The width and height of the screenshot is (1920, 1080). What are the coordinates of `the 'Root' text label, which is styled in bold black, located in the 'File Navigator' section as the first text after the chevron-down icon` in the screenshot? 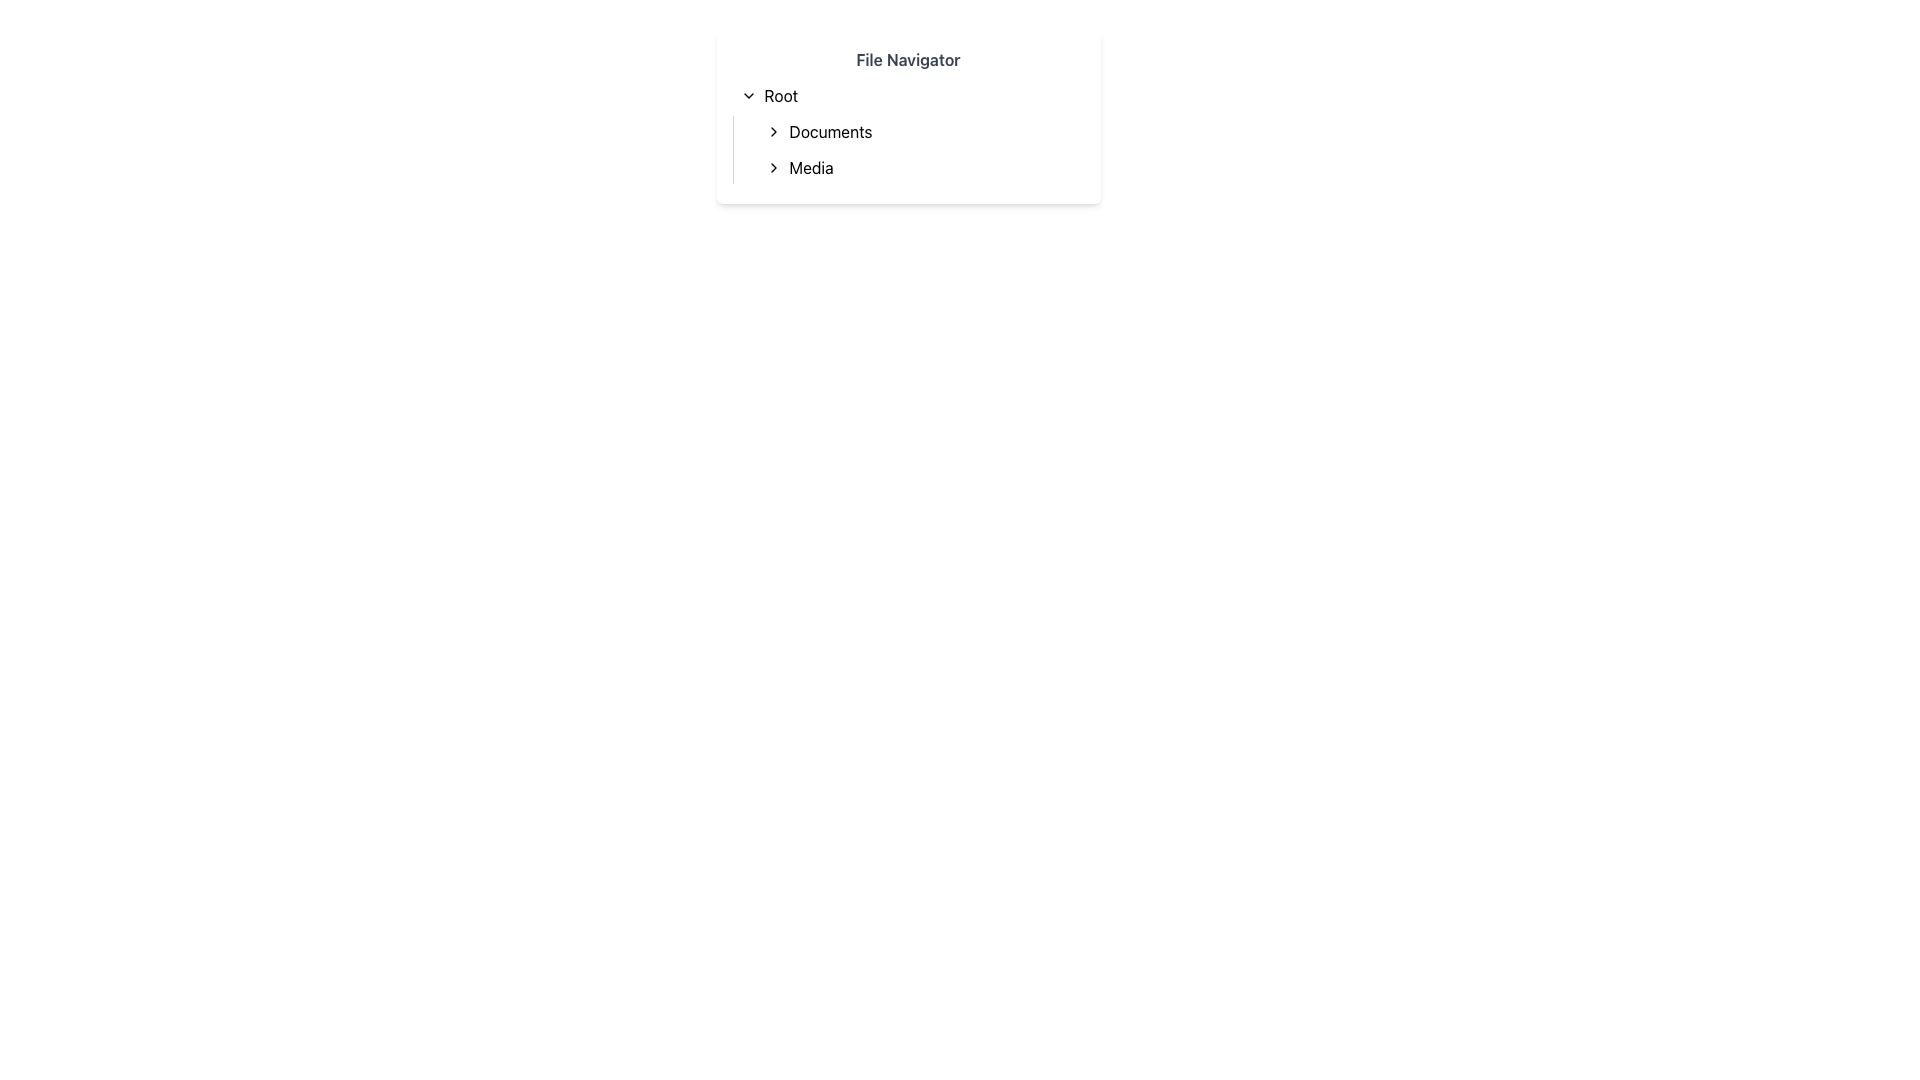 It's located at (780, 96).